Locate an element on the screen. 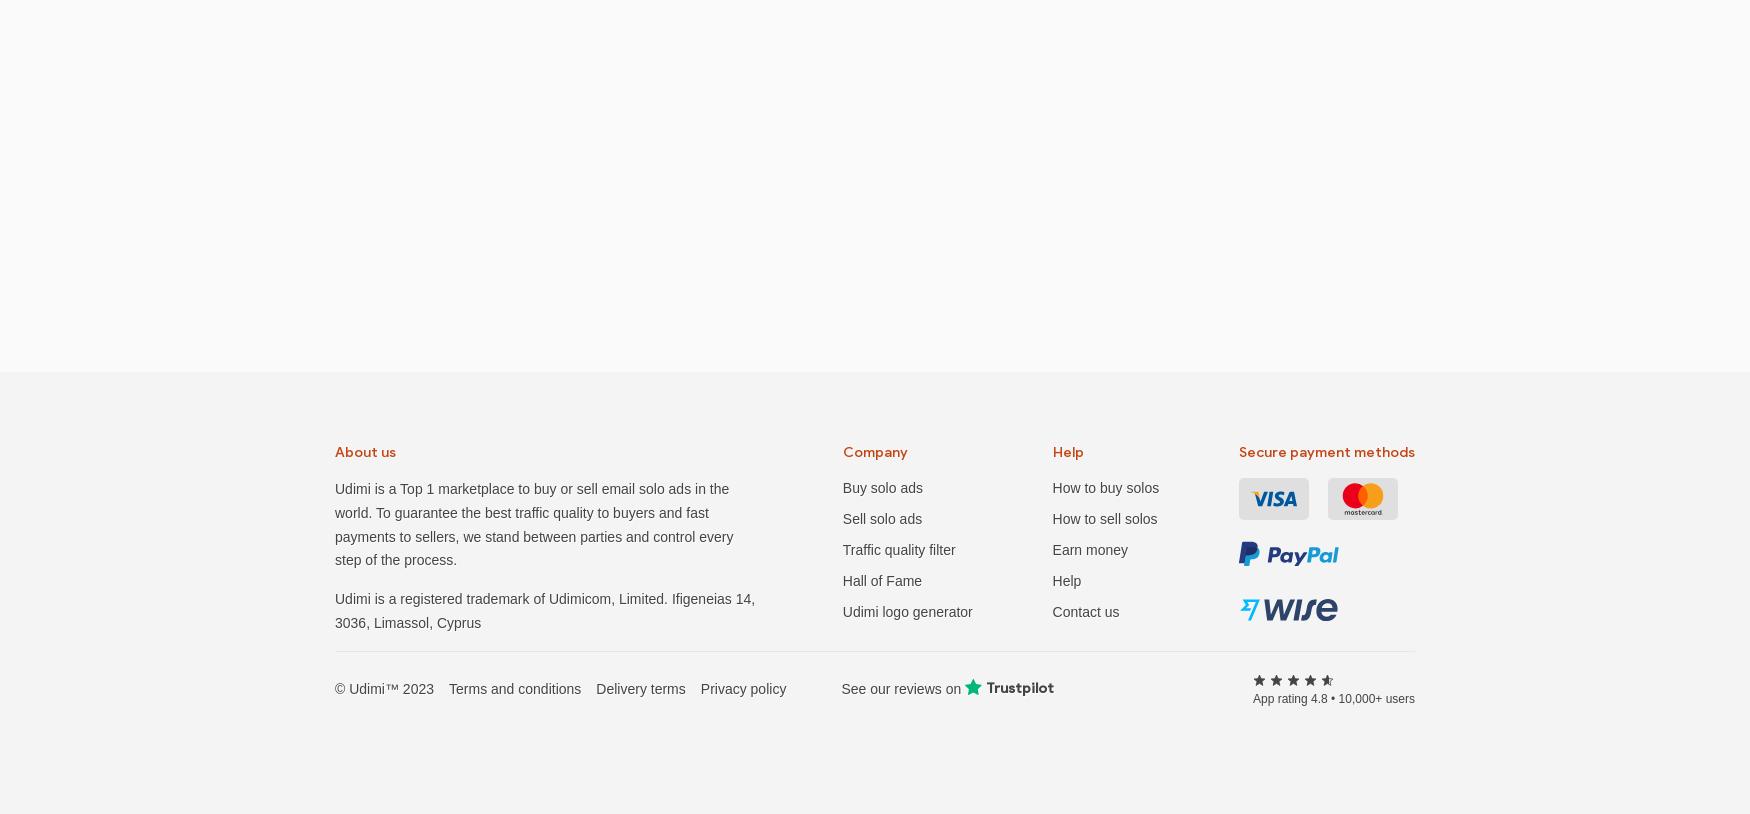 The width and height of the screenshot is (1750, 814). 'Privacy policy' is located at coordinates (743, 687).